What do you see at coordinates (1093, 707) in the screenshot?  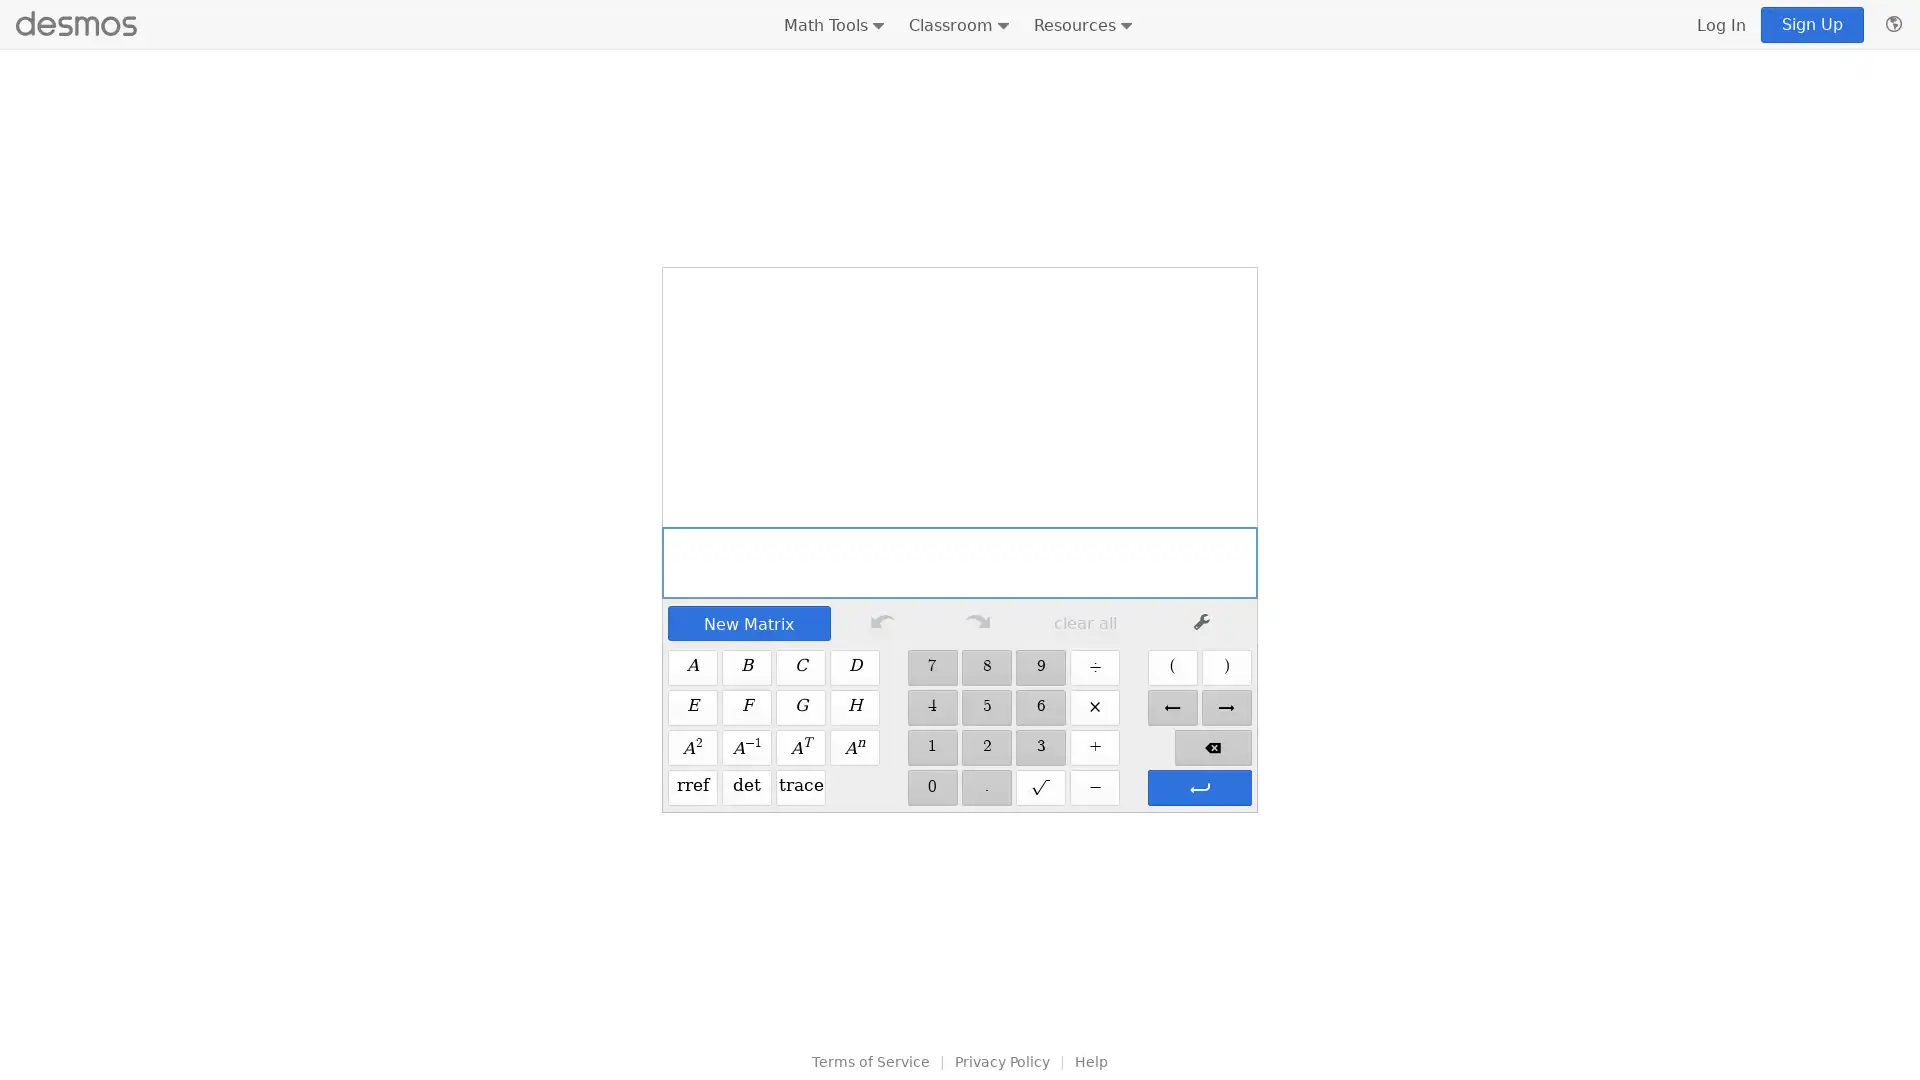 I see `Times` at bounding box center [1093, 707].